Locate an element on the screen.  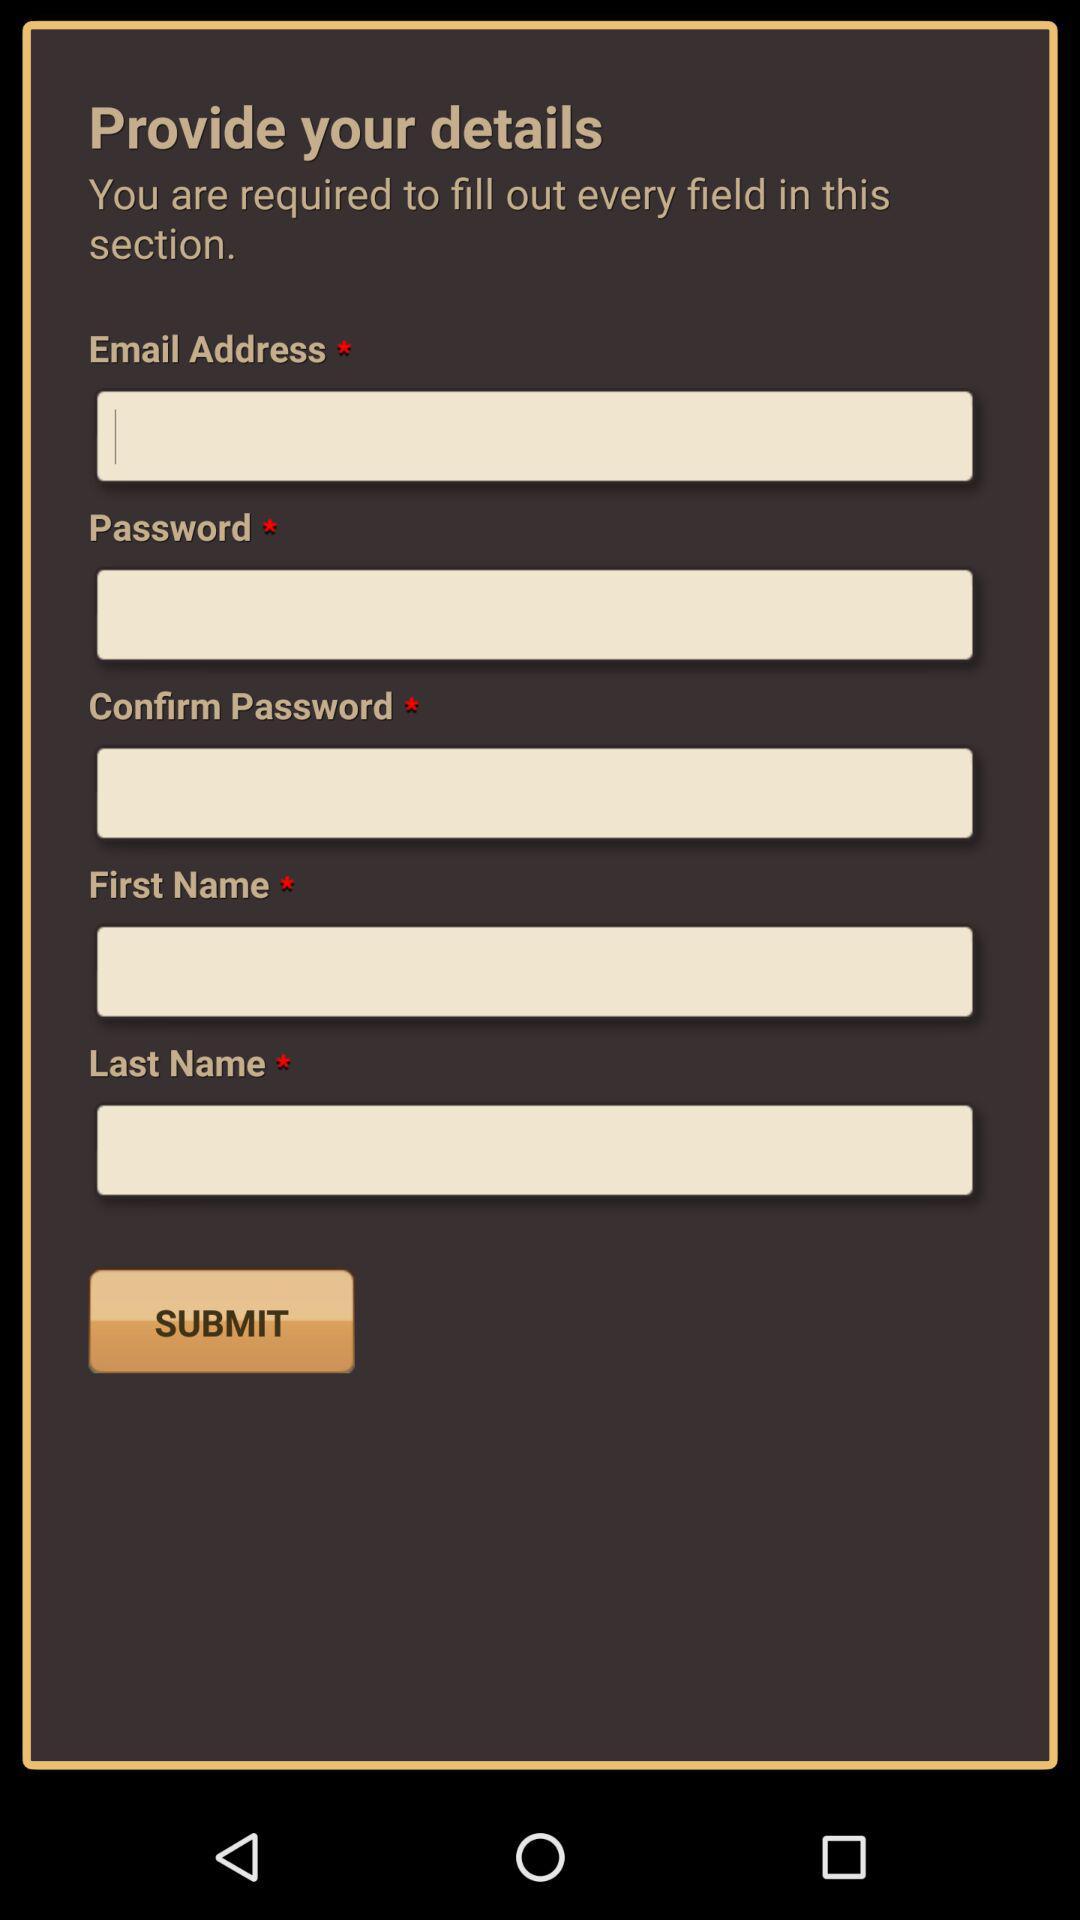
last name is located at coordinates (540, 1157).